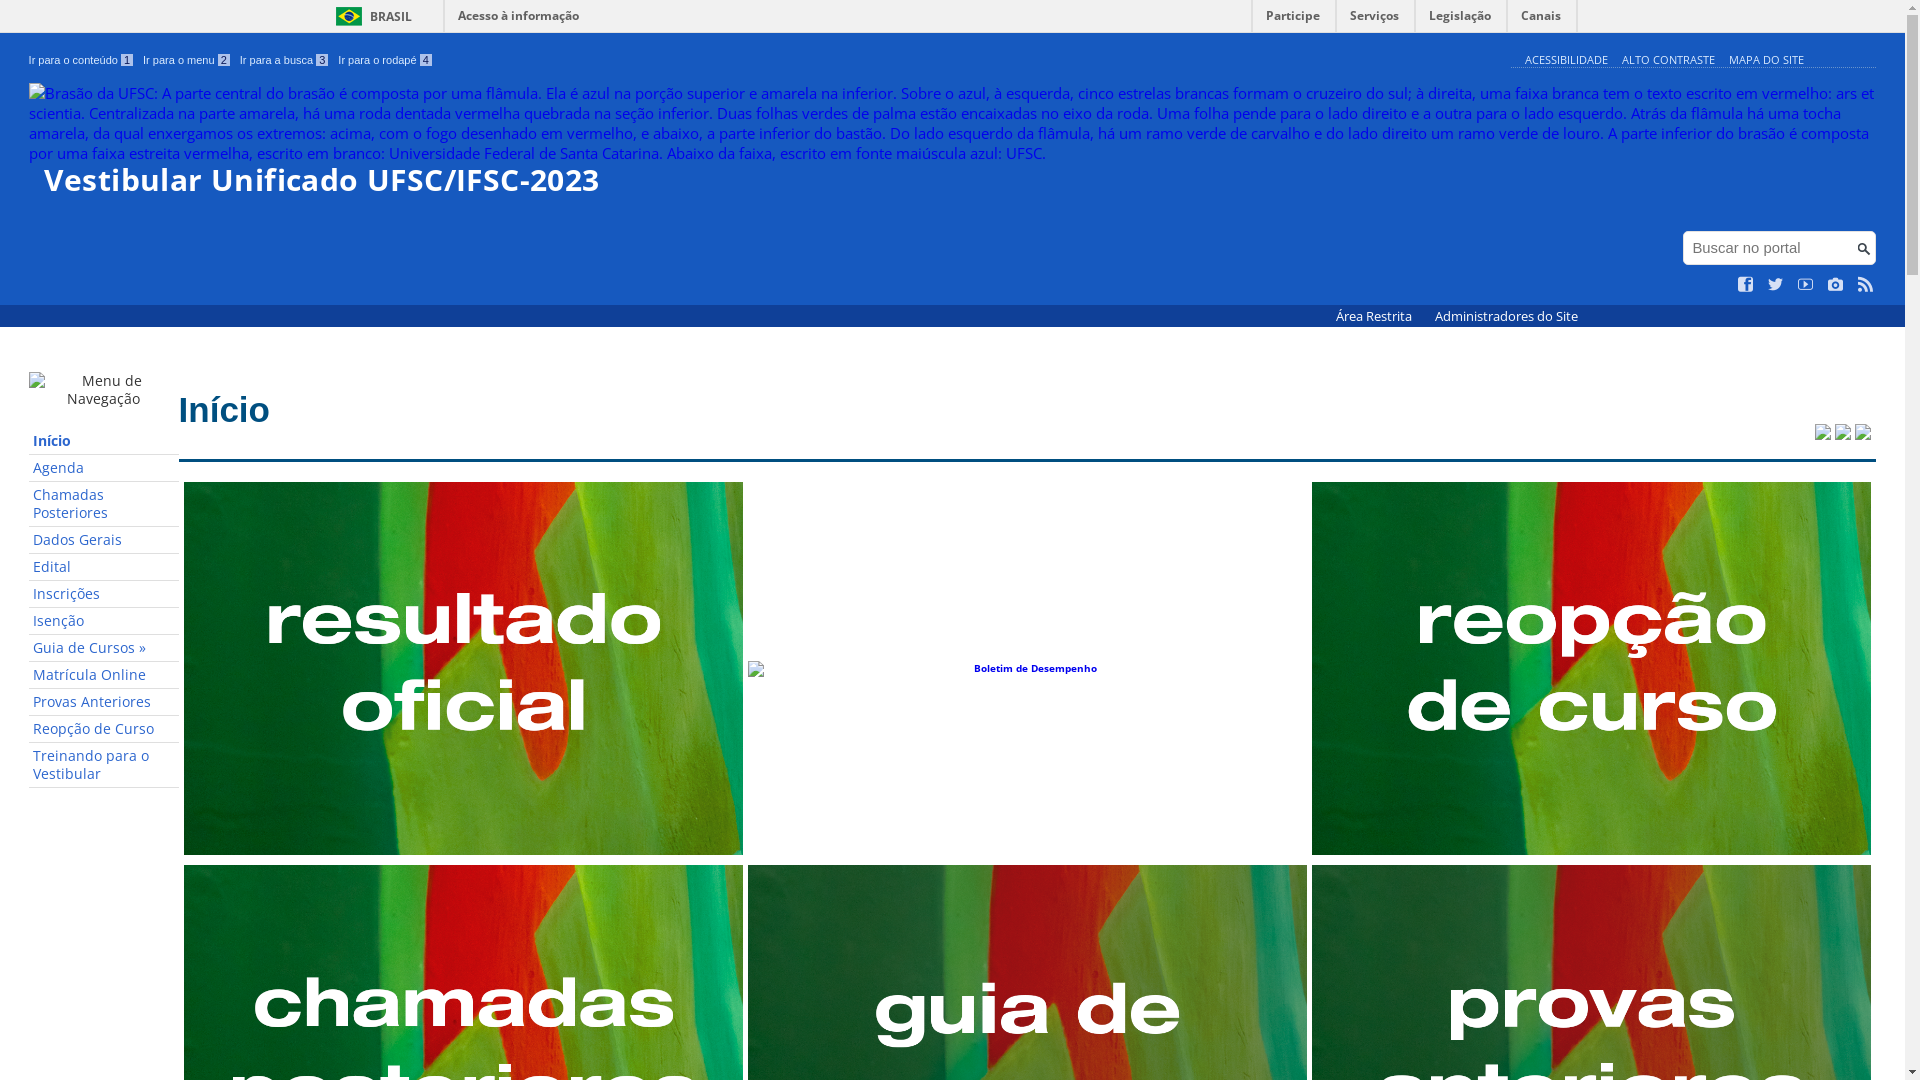  I want to click on 'MAPA DO SITE', so click(1727, 58).